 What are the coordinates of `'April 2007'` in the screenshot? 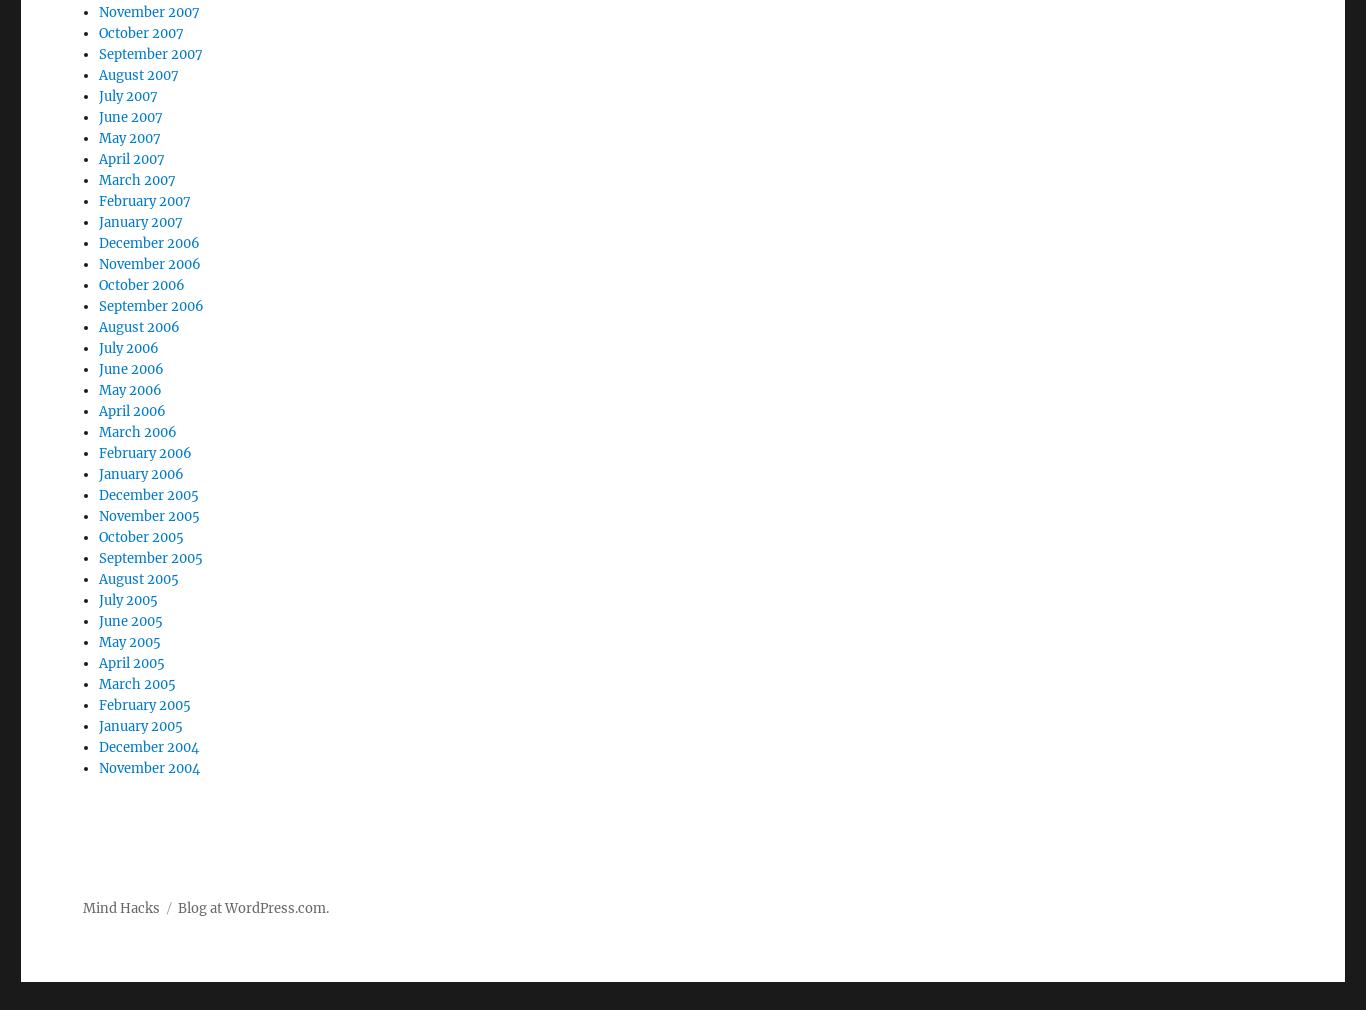 It's located at (99, 103).